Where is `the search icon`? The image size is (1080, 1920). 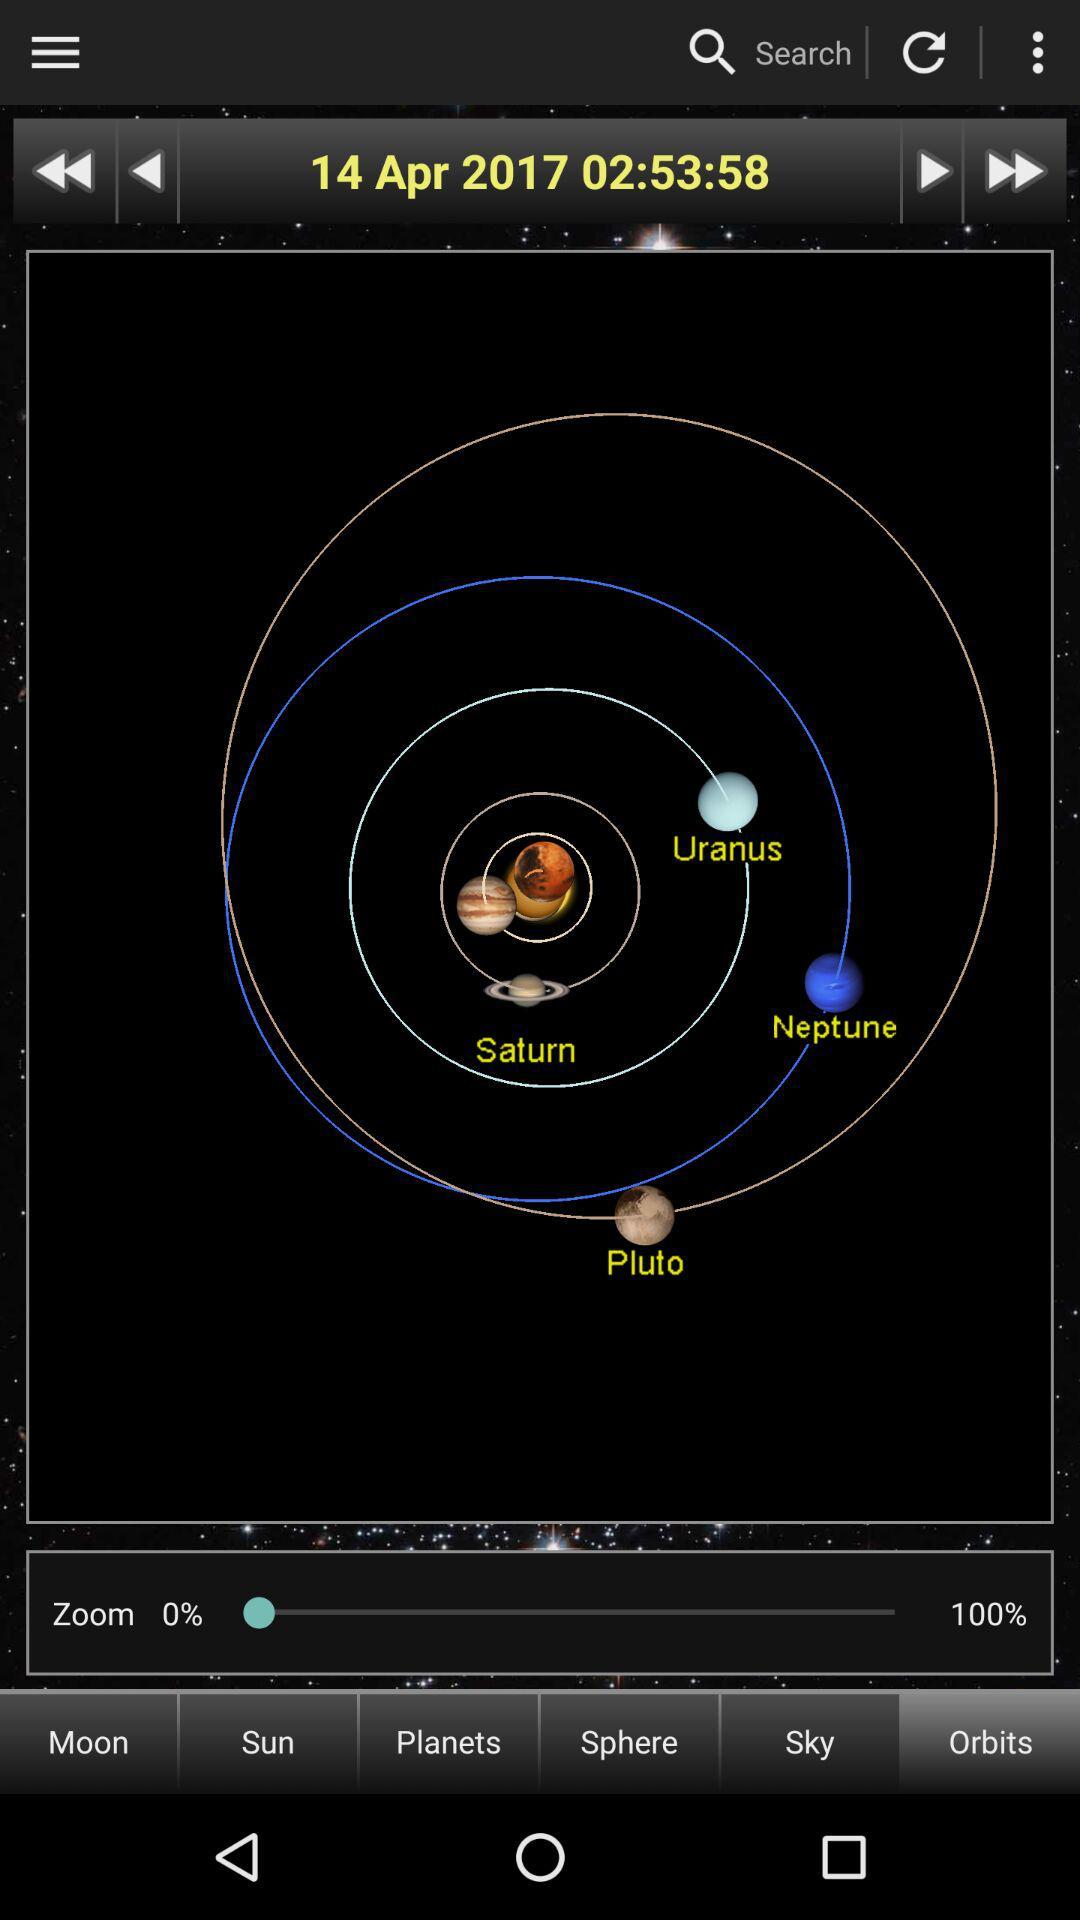
the search icon is located at coordinates (802, 52).